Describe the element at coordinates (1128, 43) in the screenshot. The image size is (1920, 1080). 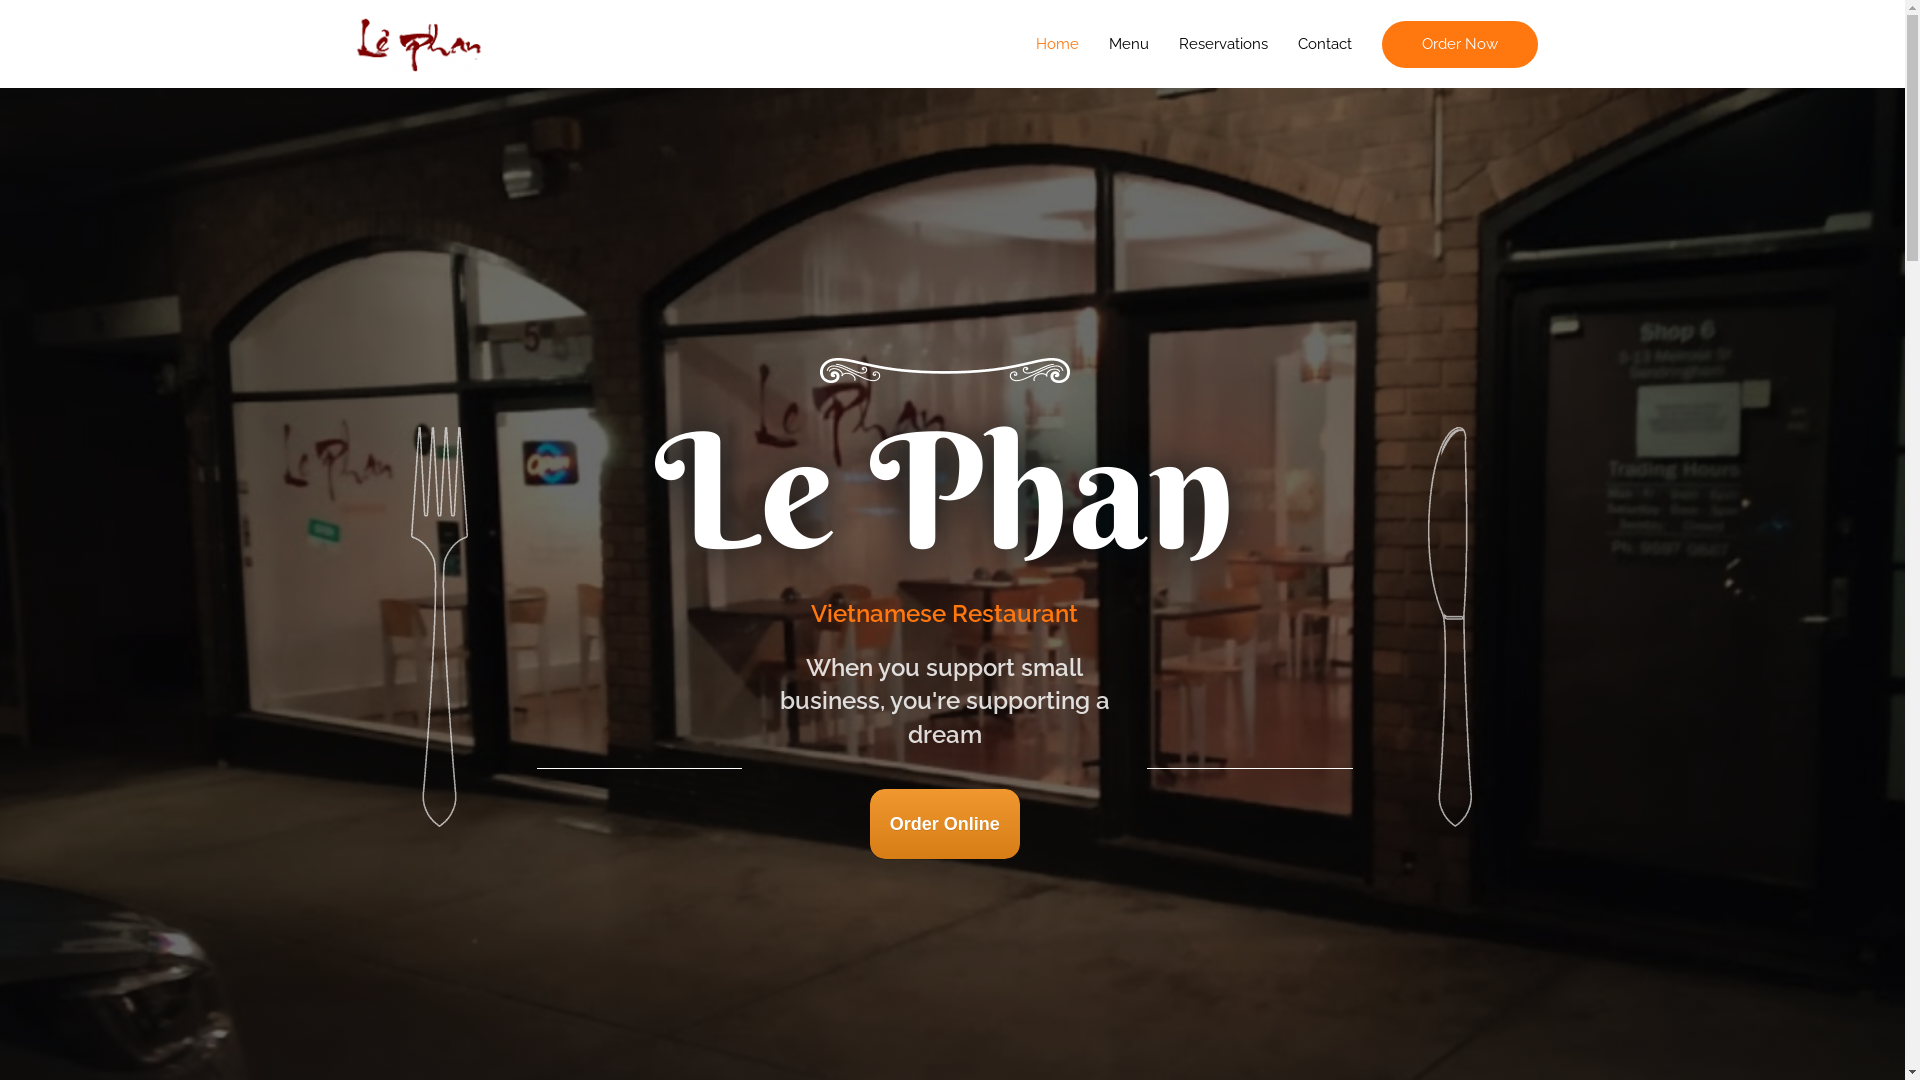
I see `'Menu'` at that location.